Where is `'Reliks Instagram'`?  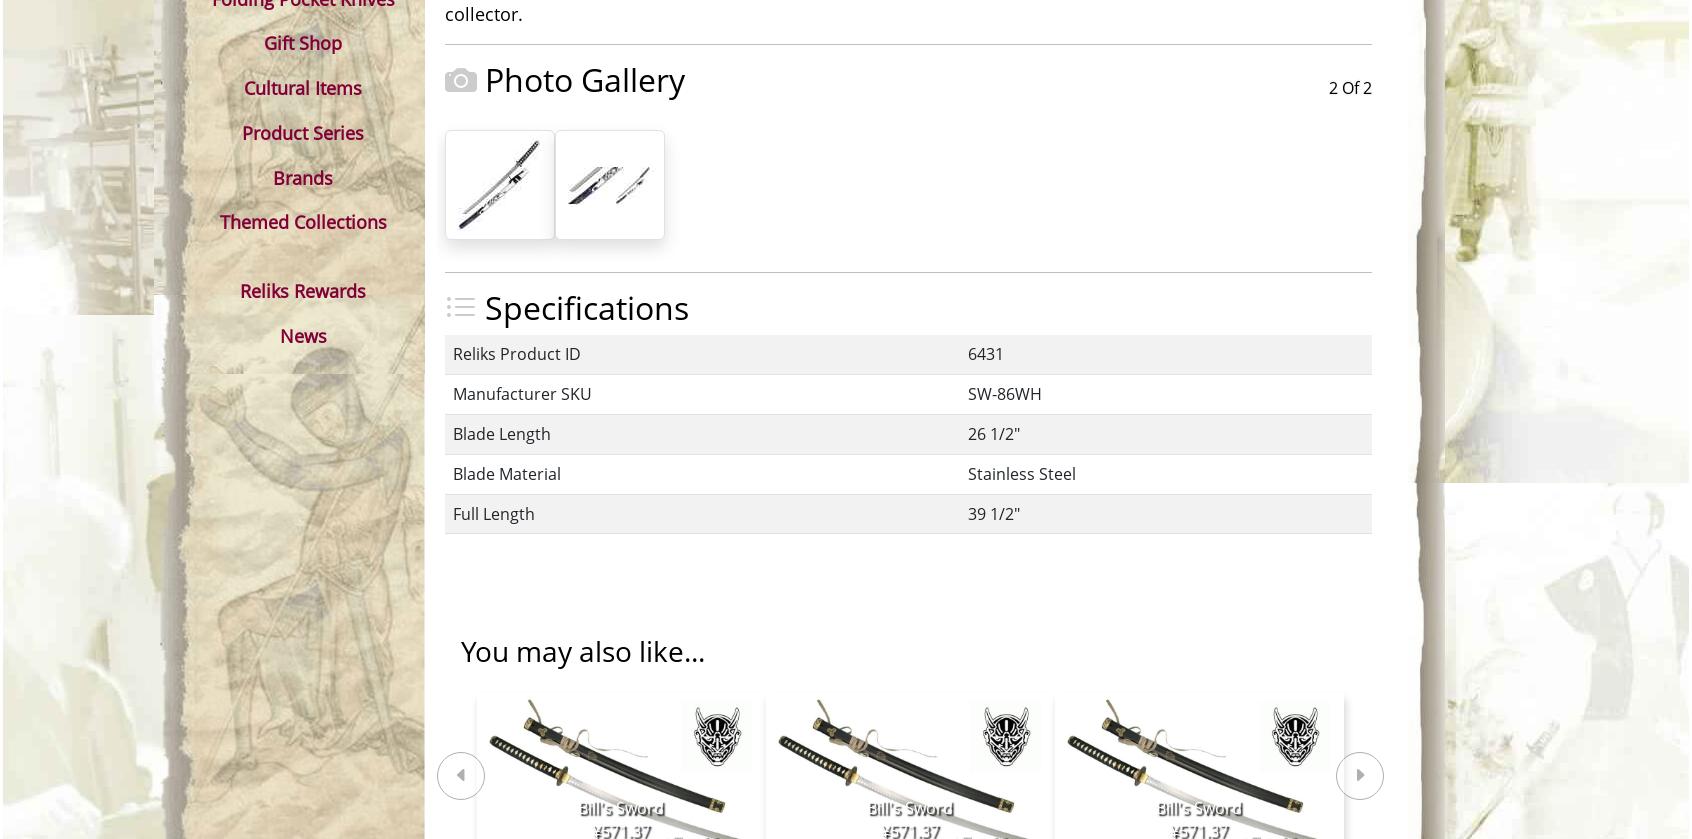 'Reliks Instagram' is located at coordinates (996, 625).